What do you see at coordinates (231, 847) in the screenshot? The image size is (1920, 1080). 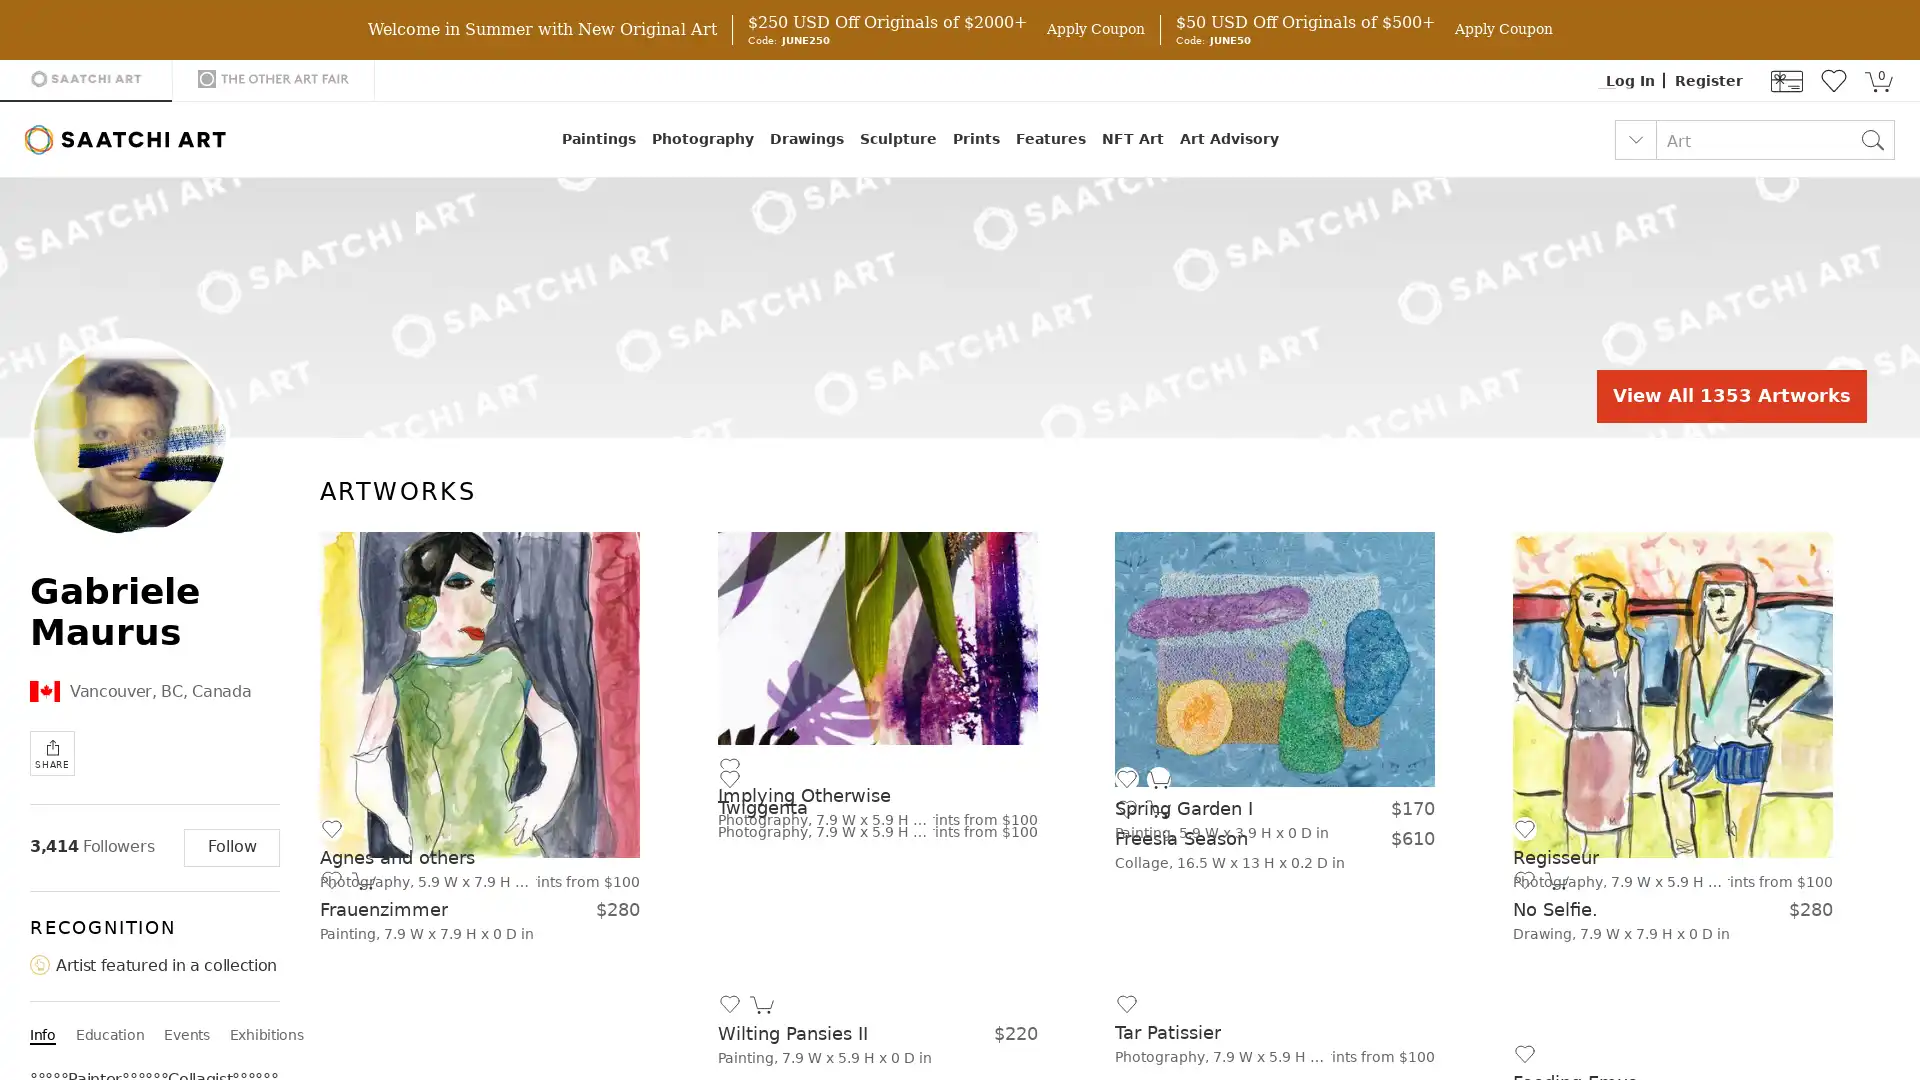 I see `Follow` at bounding box center [231, 847].